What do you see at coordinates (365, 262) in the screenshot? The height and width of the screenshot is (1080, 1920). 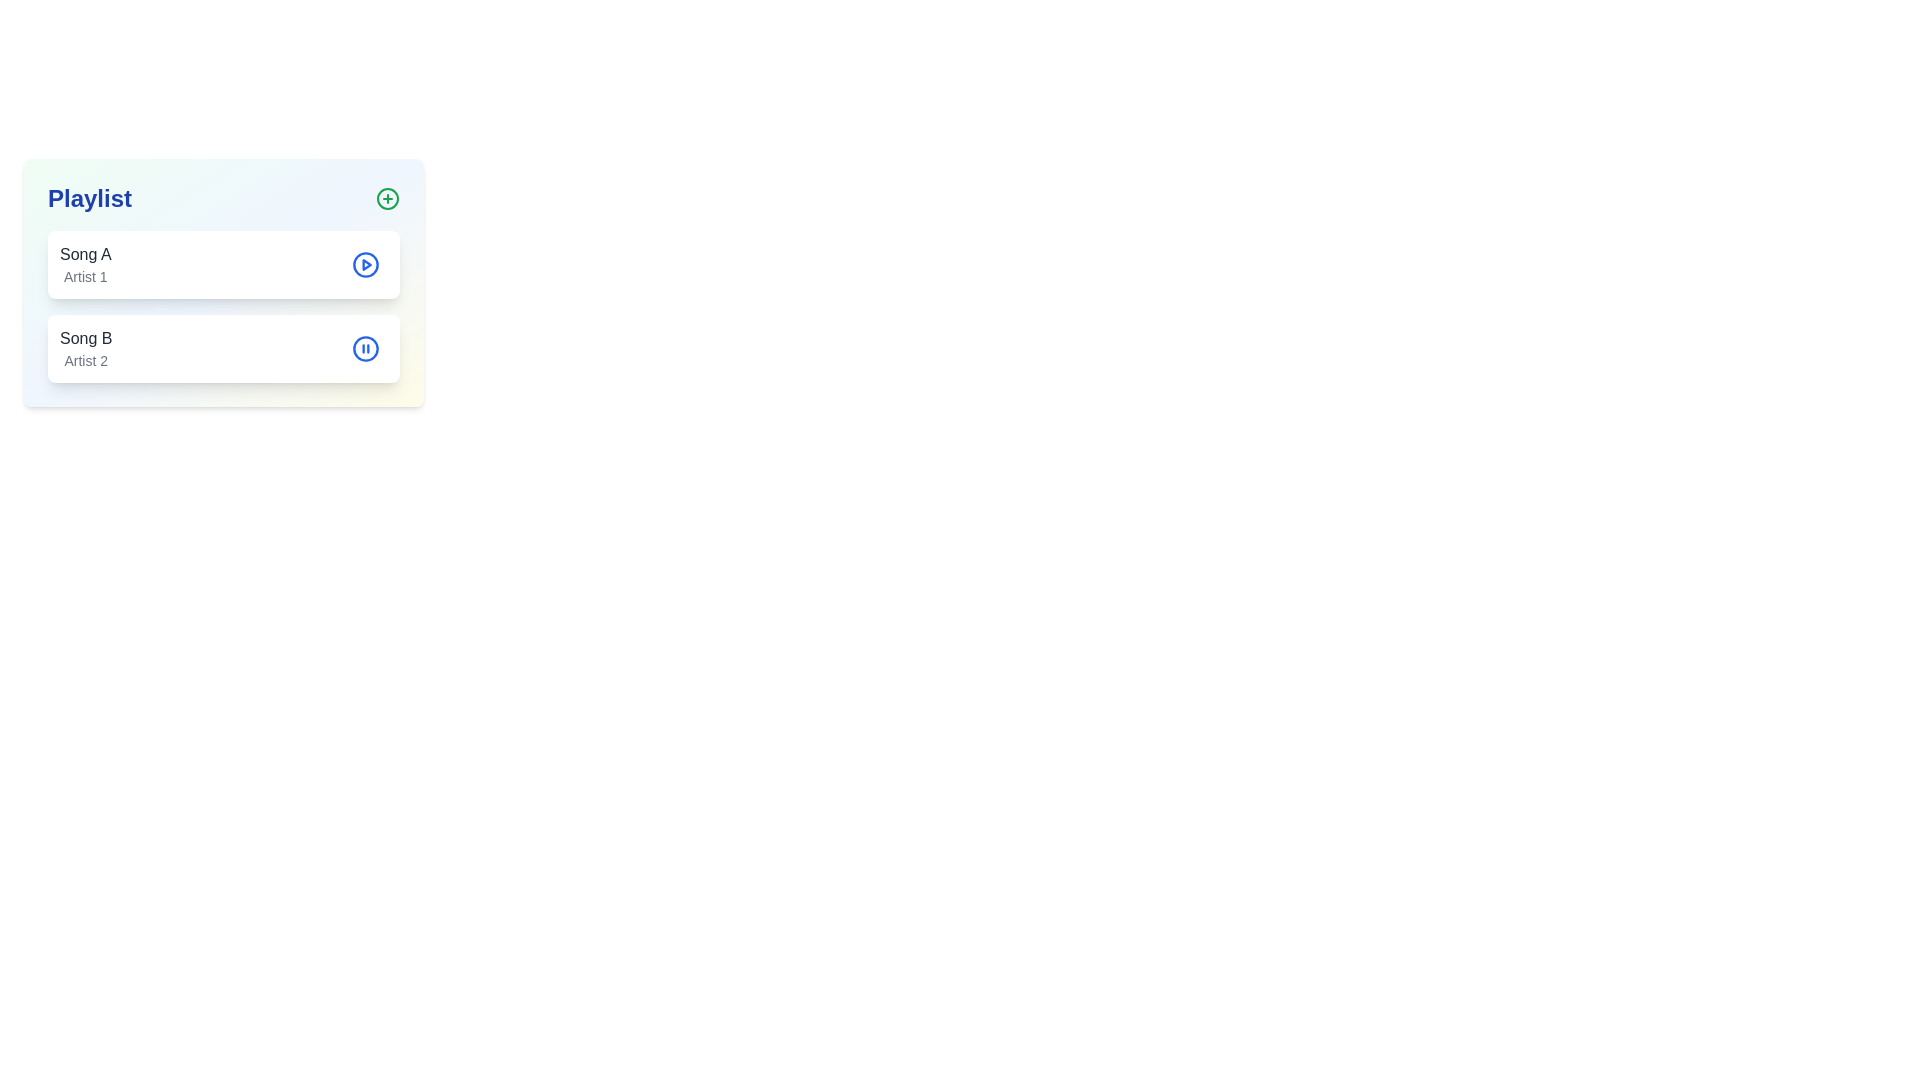 I see `the SVG circle representing the play button icon for the first song in the playlist` at bounding box center [365, 262].